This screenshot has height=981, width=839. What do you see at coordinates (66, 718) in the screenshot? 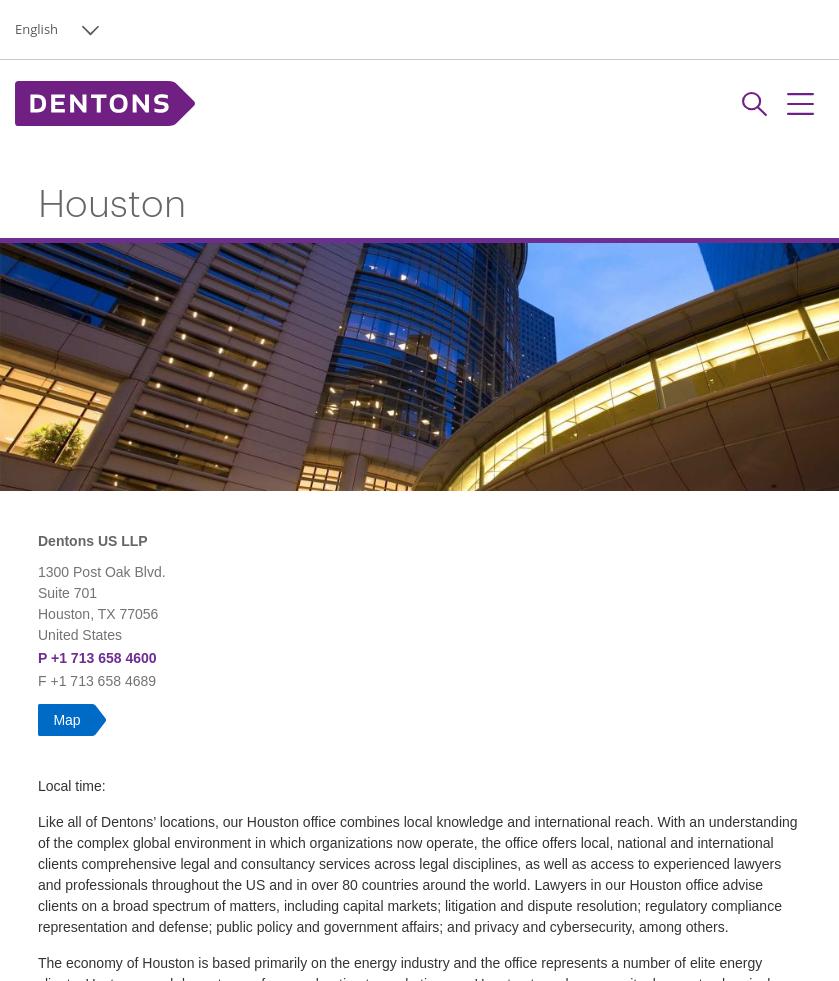
I see `'Map'` at bounding box center [66, 718].